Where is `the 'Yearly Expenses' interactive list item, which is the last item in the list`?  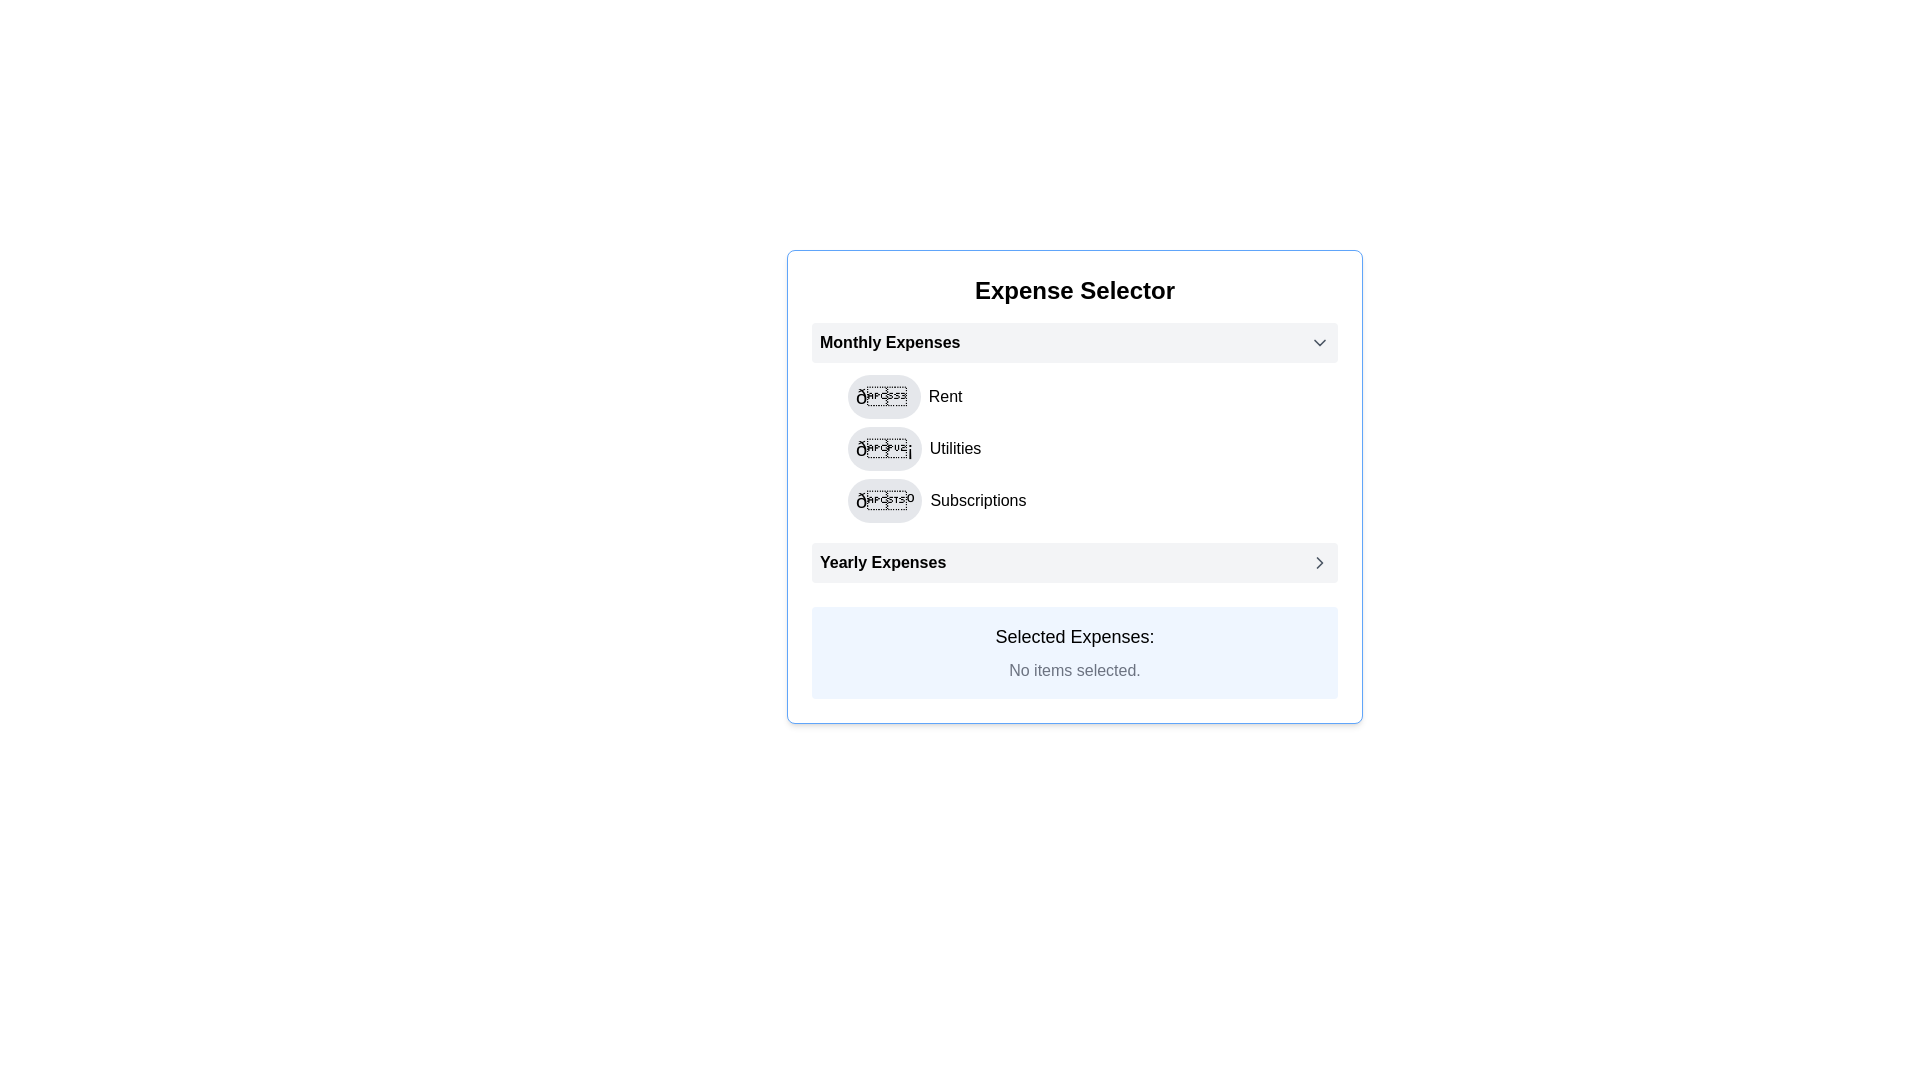 the 'Yearly Expenses' interactive list item, which is the last item in the list is located at coordinates (1074, 563).